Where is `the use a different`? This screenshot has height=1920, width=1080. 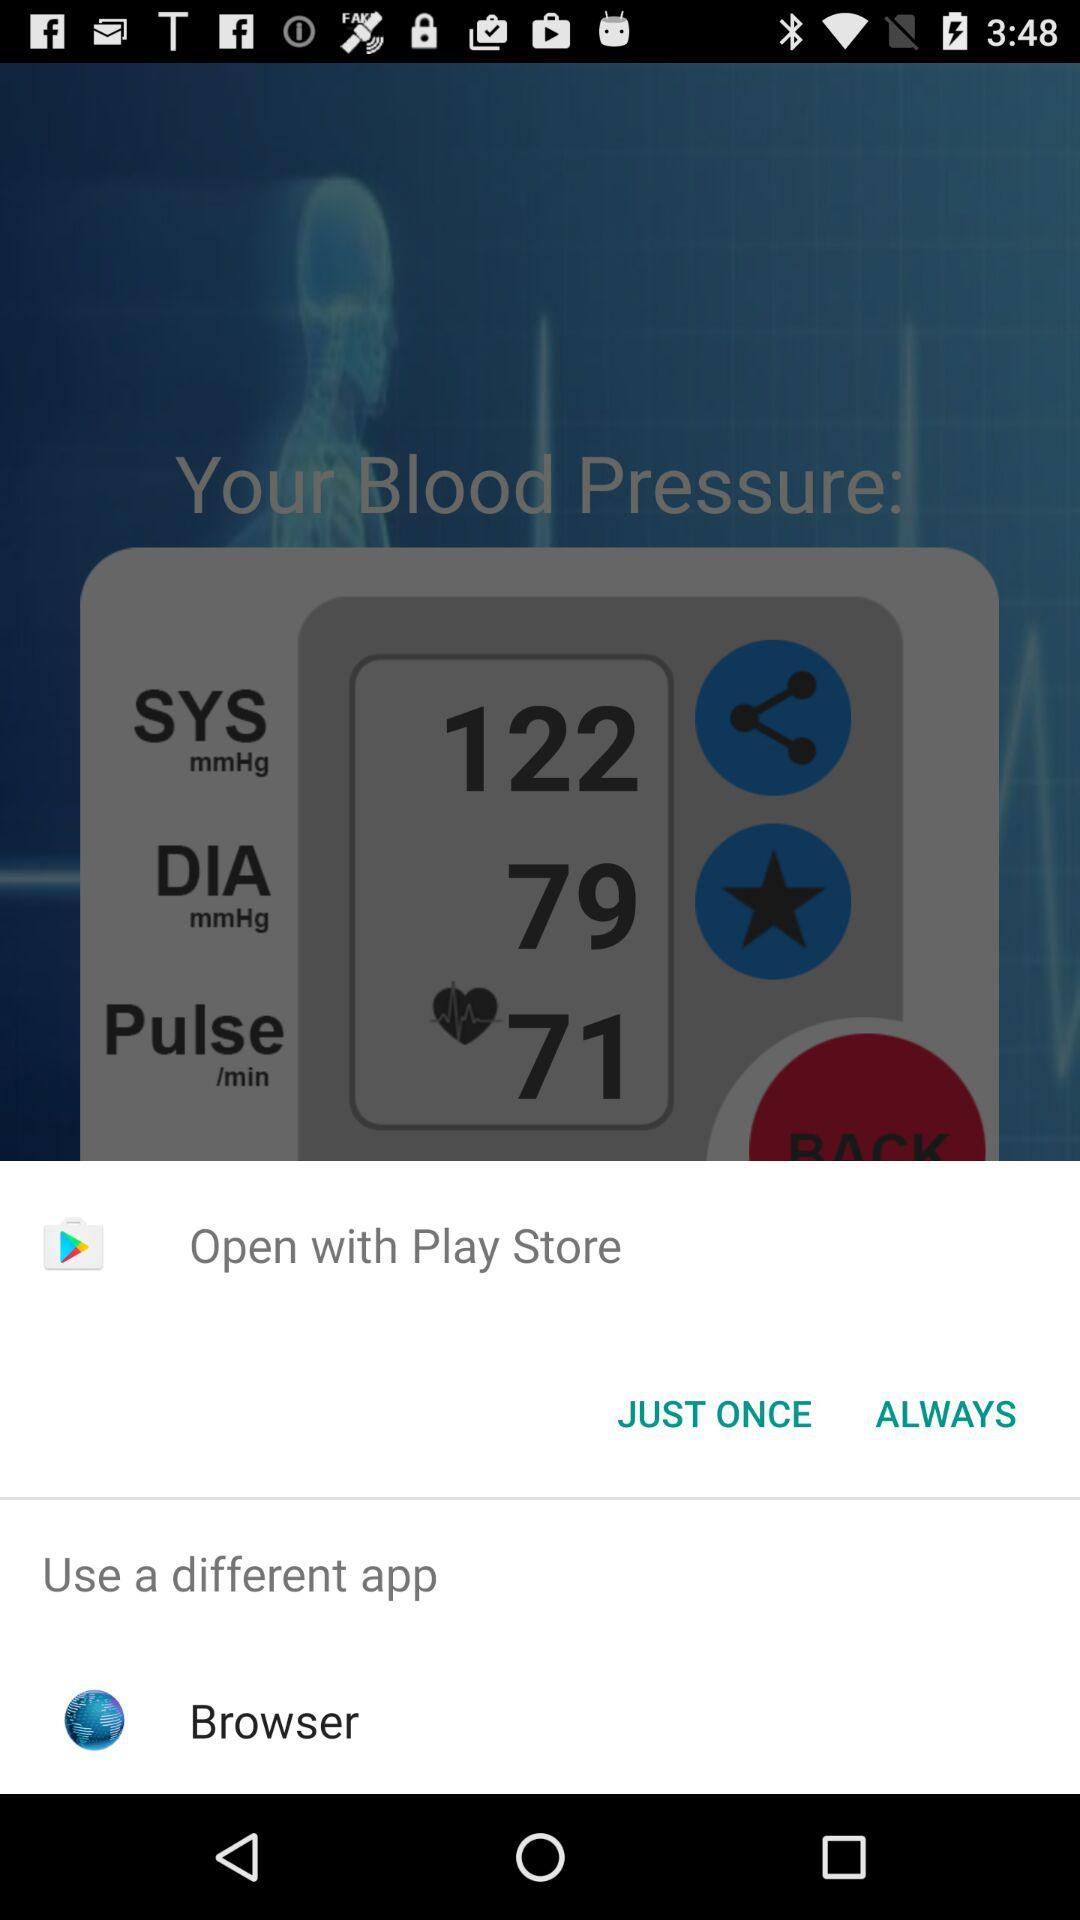 the use a different is located at coordinates (540, 1572).